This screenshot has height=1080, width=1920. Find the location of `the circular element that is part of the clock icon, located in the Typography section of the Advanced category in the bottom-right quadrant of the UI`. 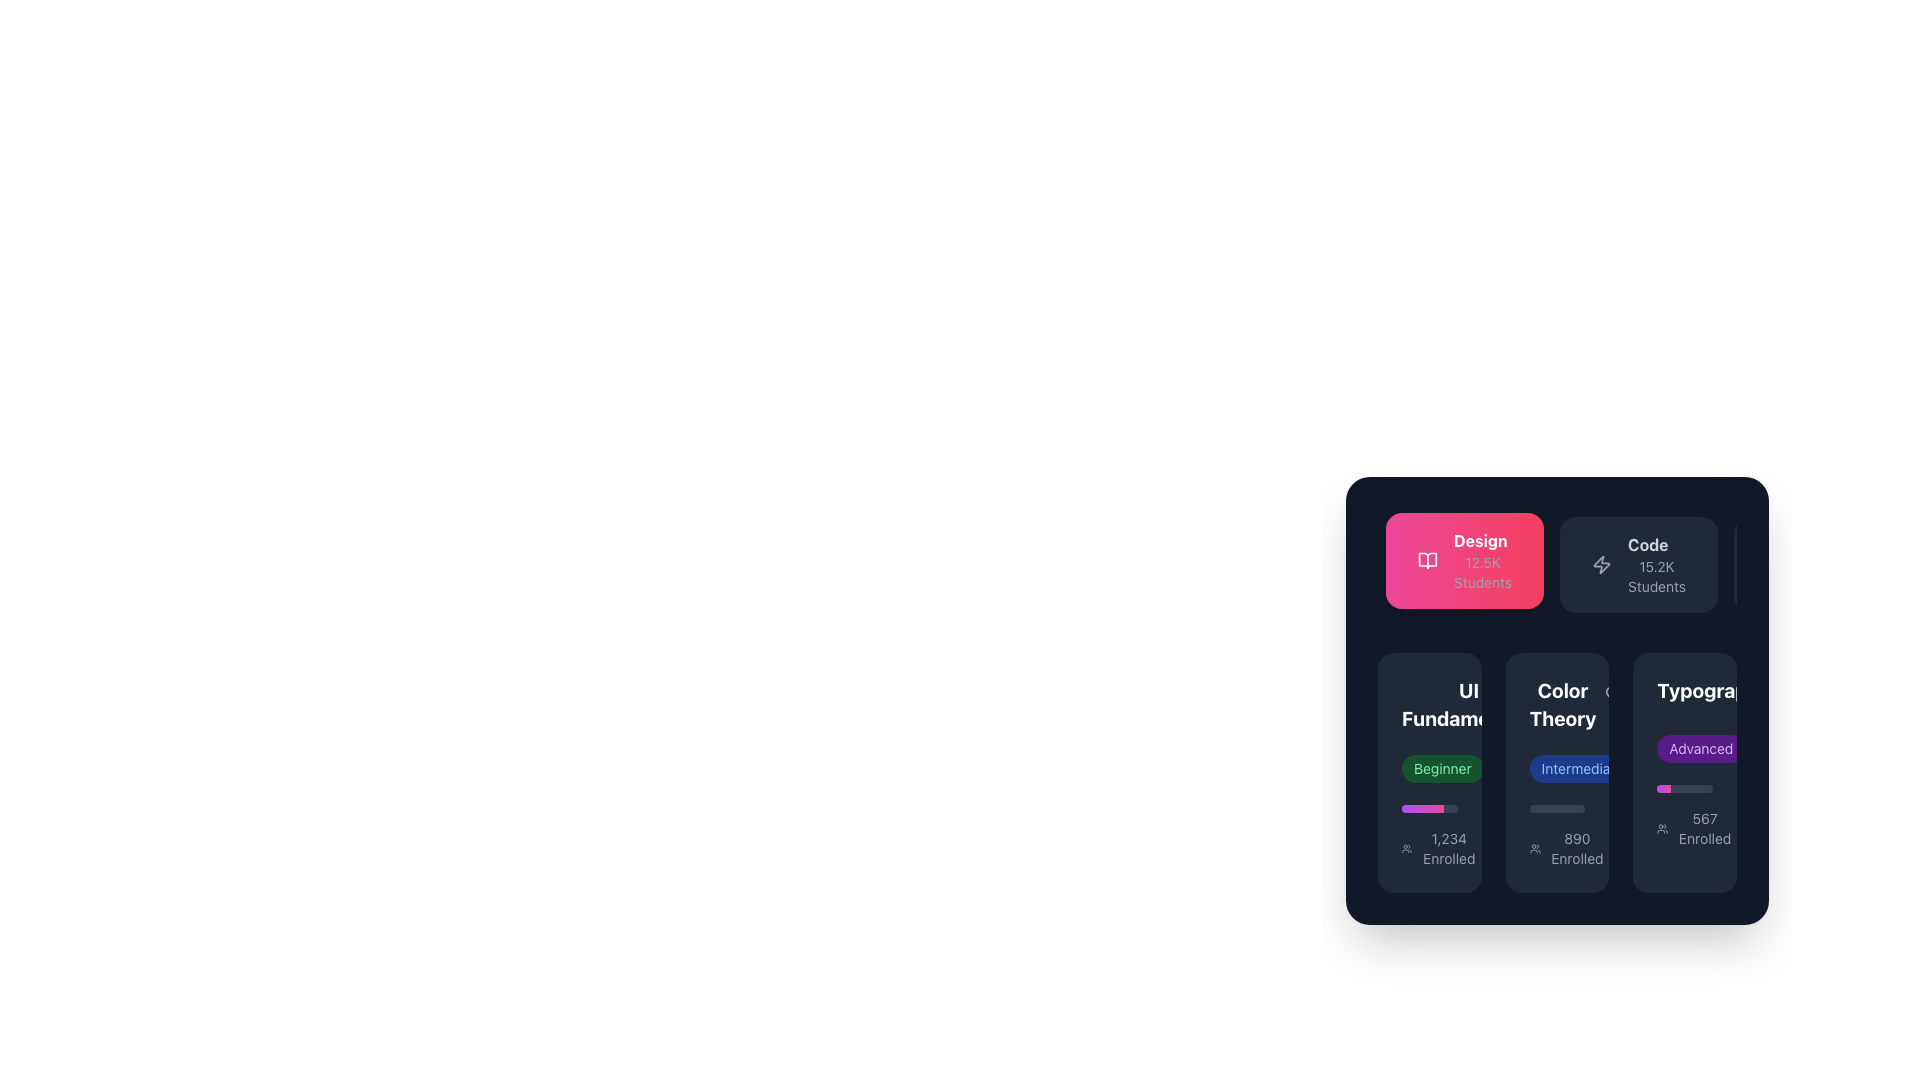

the circular element that is part of the clock icon, located in the Typography section of the Advanced category in the bottom-right quadrant of the UI is located at coordinates (1656, 767).